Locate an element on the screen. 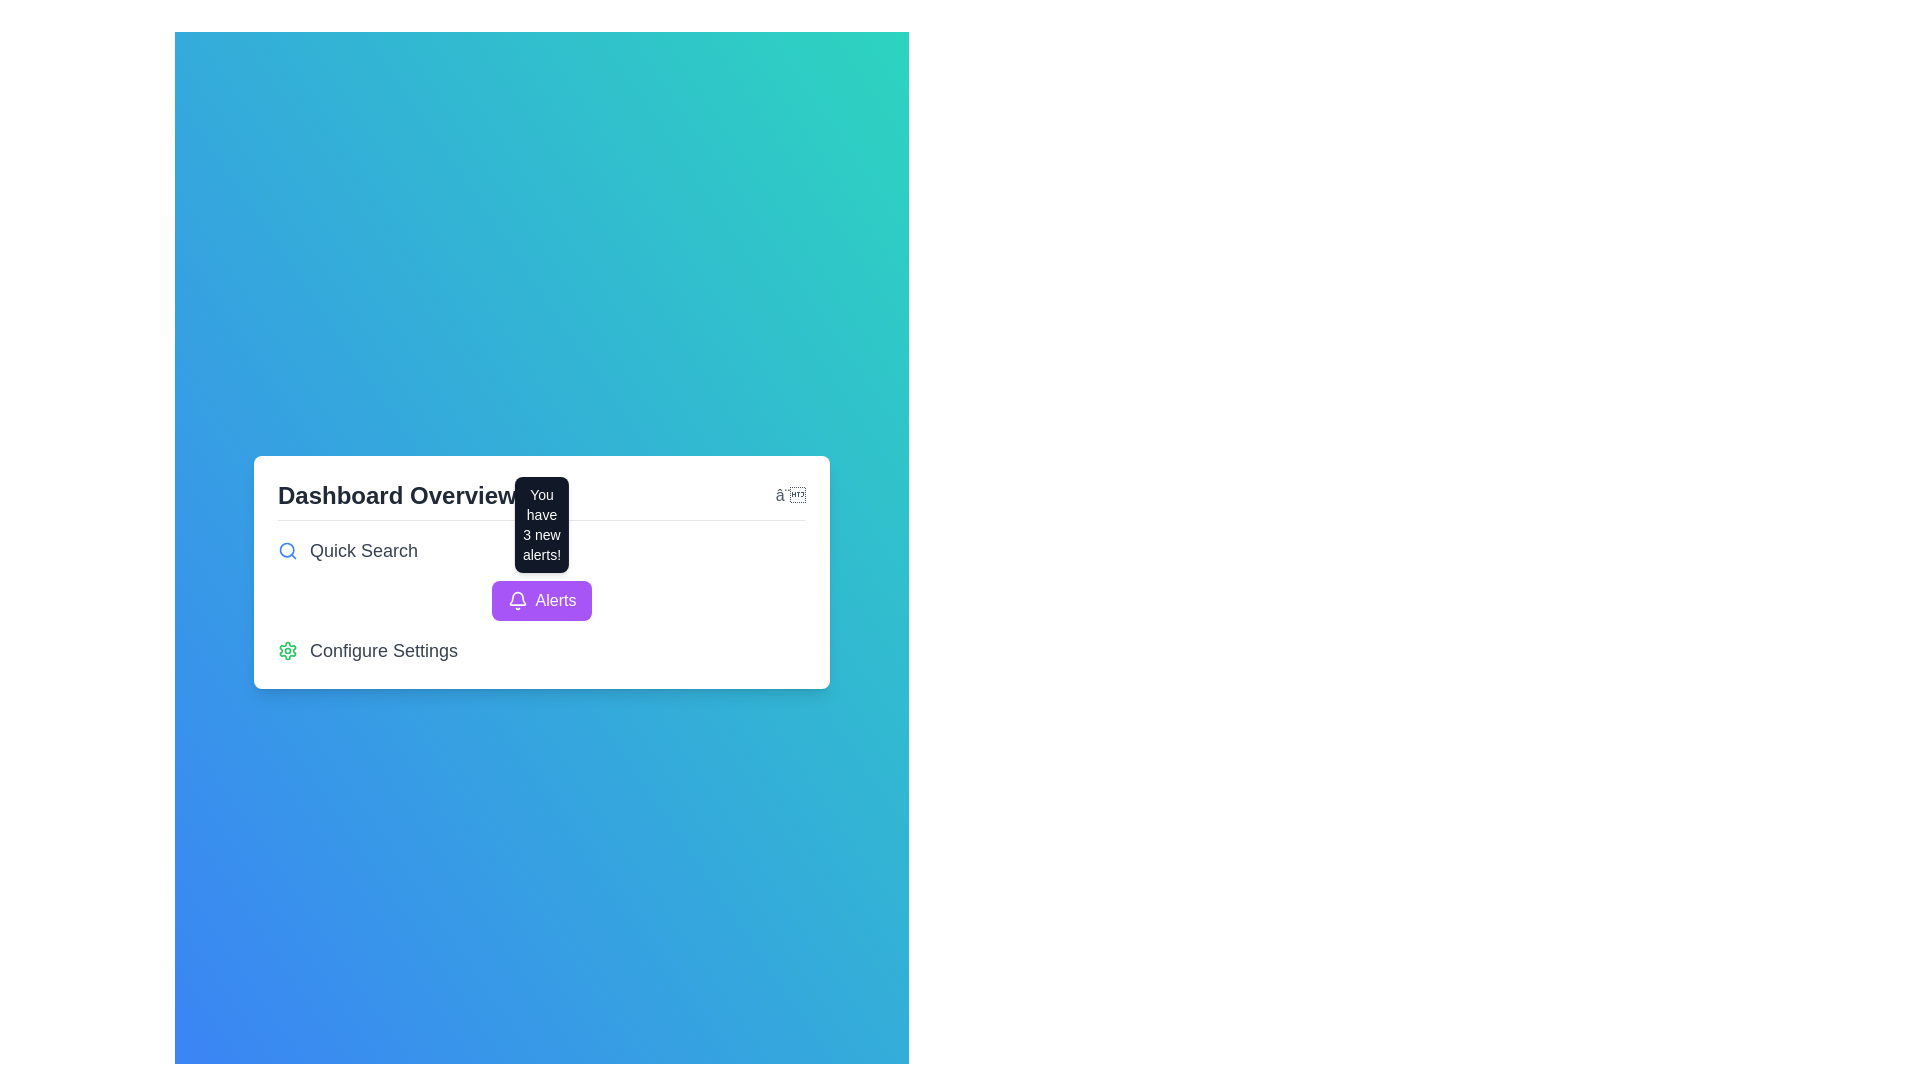 This screenshot has height=1080, width=1920. the 'Configure Settings' text label, which is styled in gray and located near the bottom-left of the card interface, right-aligned with the settings icon is located at coordinates (384, 650).